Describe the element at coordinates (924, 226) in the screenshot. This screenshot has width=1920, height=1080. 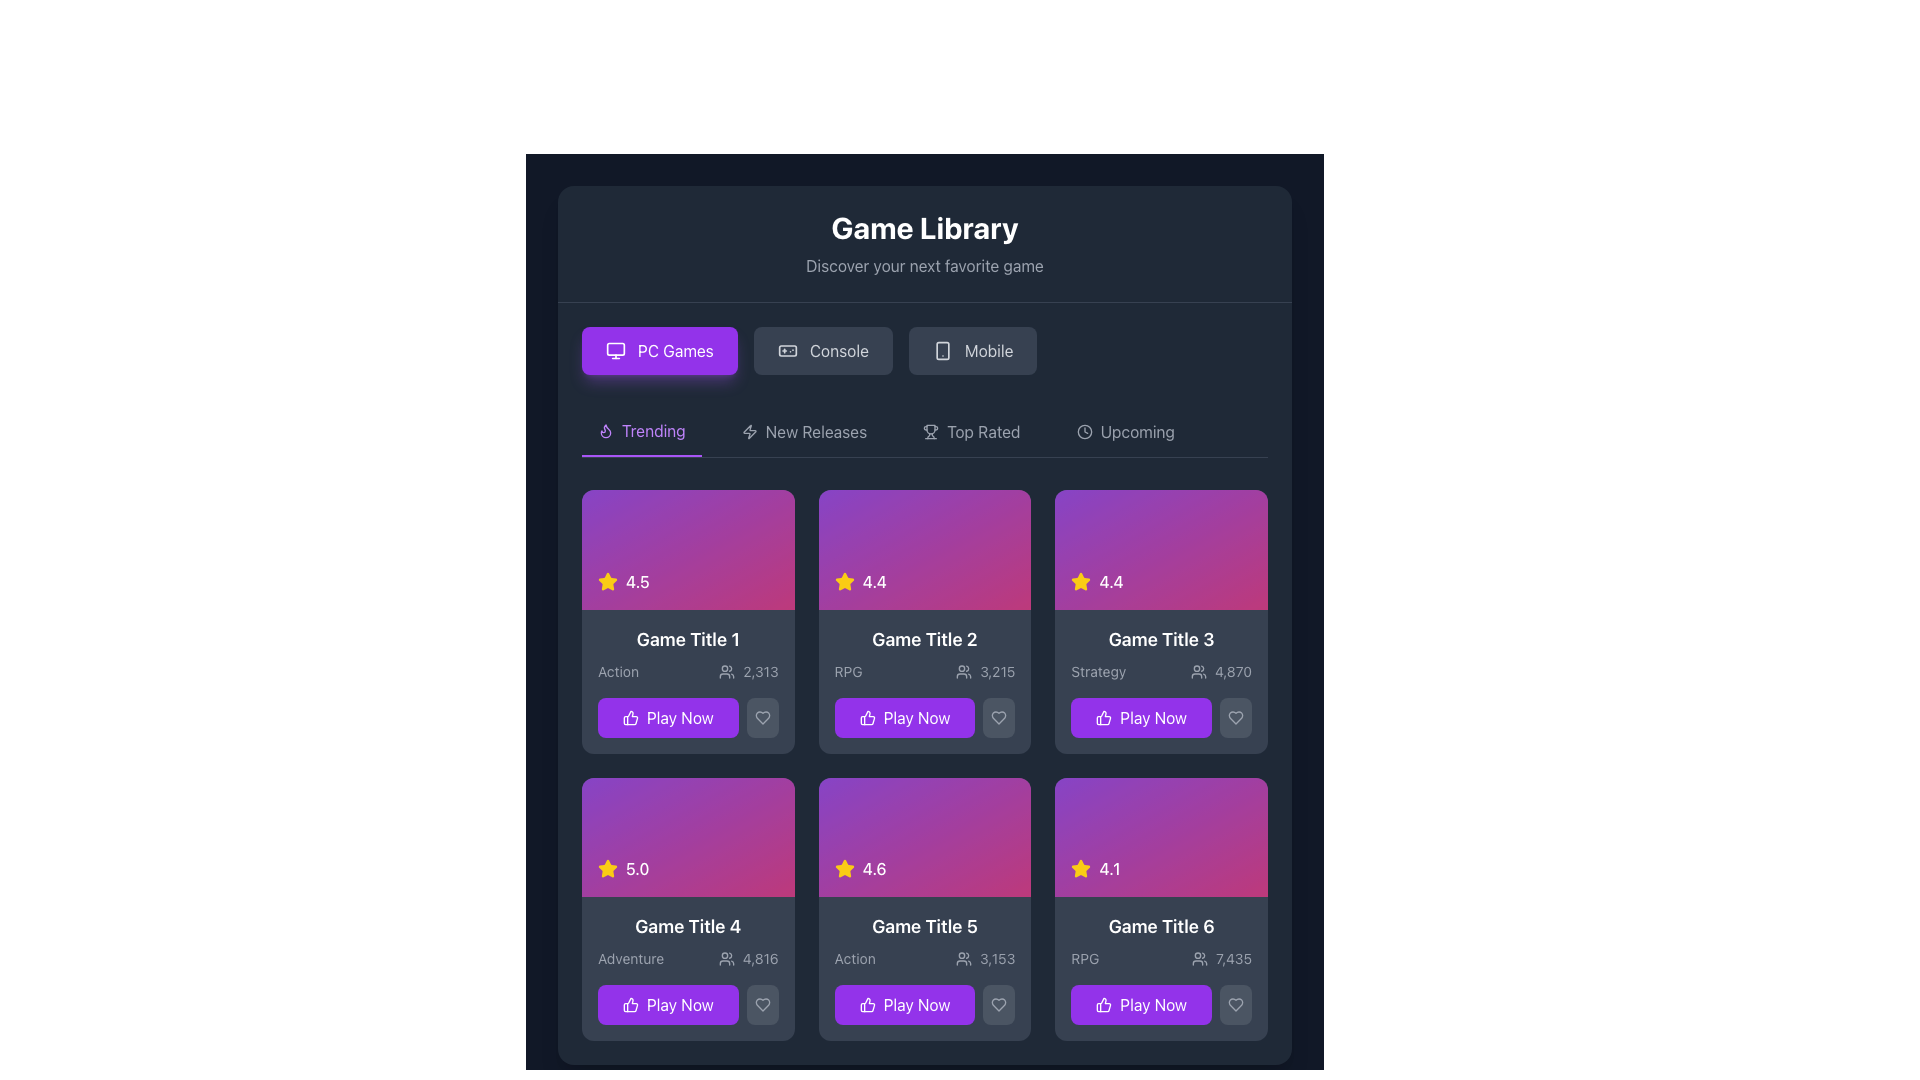
I see `the header text element that indicates the primary content focus of the game library section` at that location.